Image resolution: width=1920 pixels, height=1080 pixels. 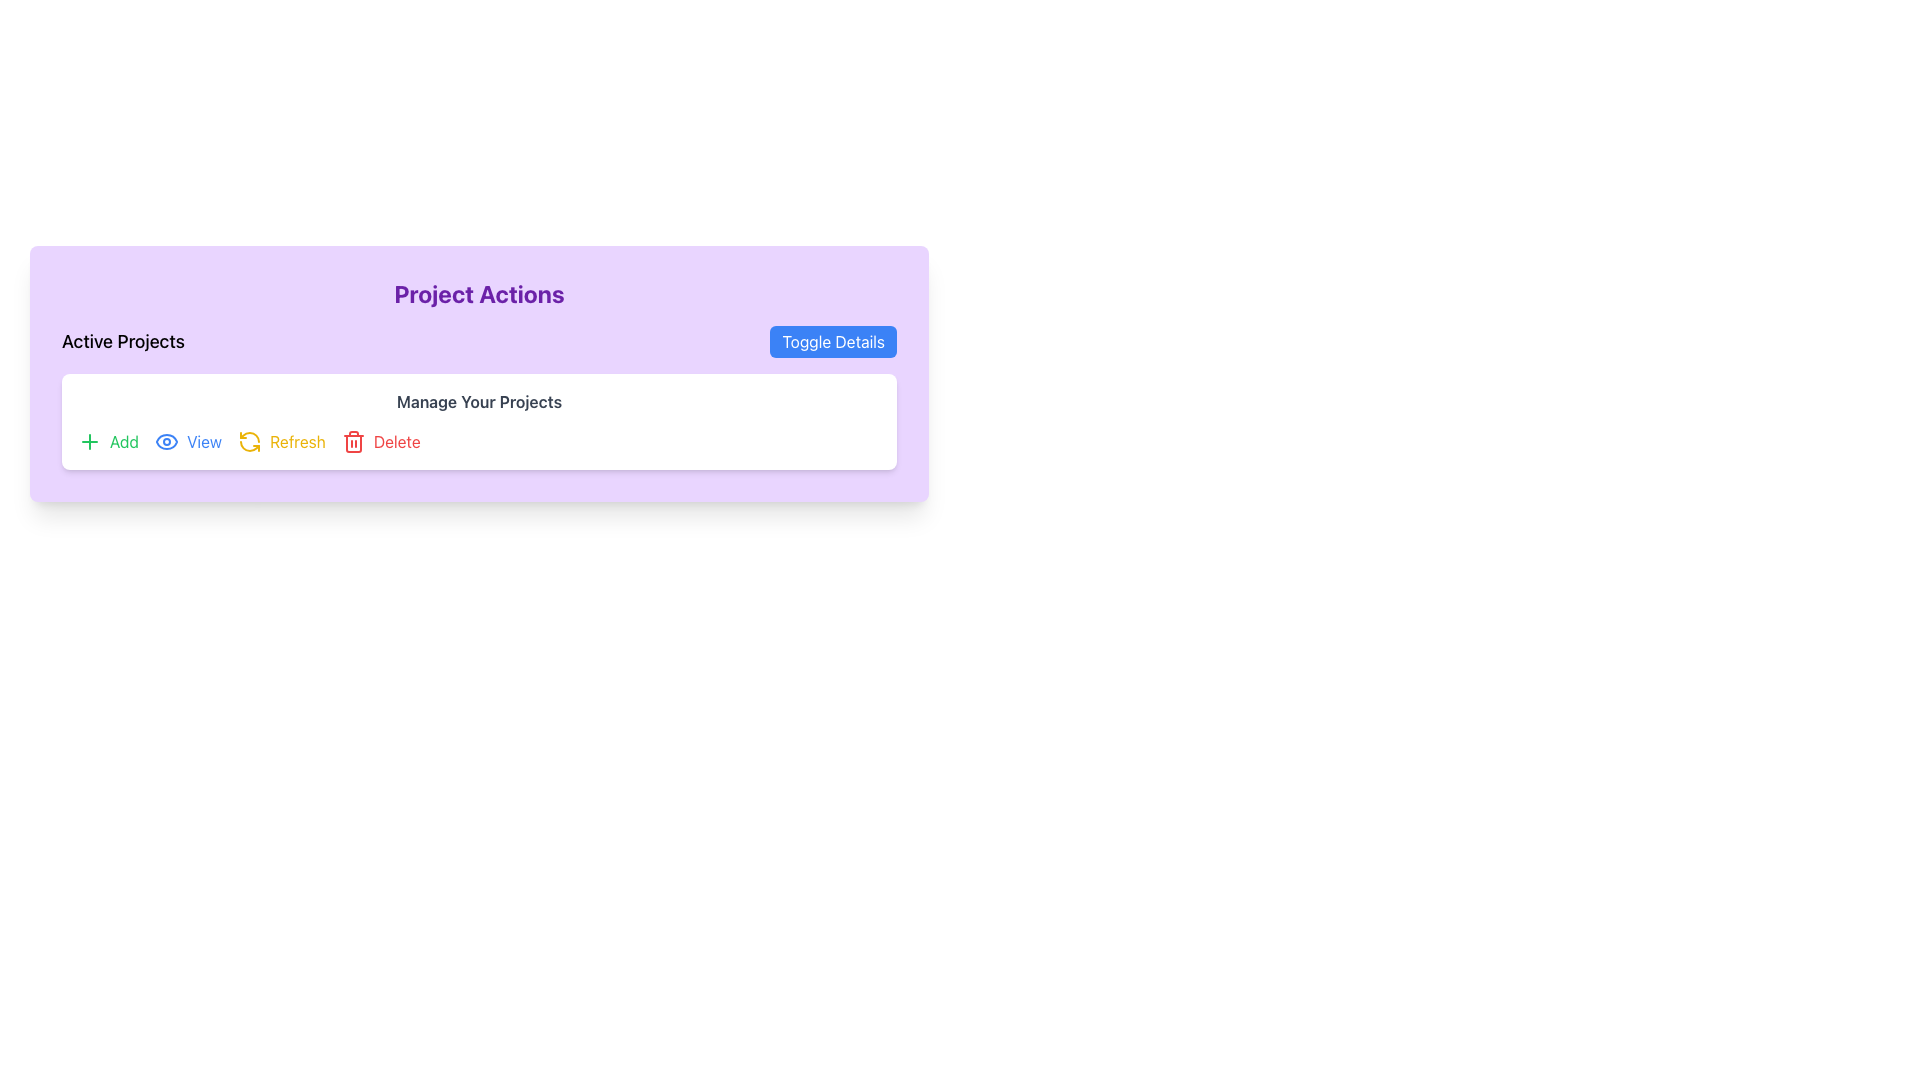 What do you see at coordinates (188, 441) in the screenshot?
I see `the button located in the 'Manage Your Projects' section that allows users` at bounding box center [188, 441].